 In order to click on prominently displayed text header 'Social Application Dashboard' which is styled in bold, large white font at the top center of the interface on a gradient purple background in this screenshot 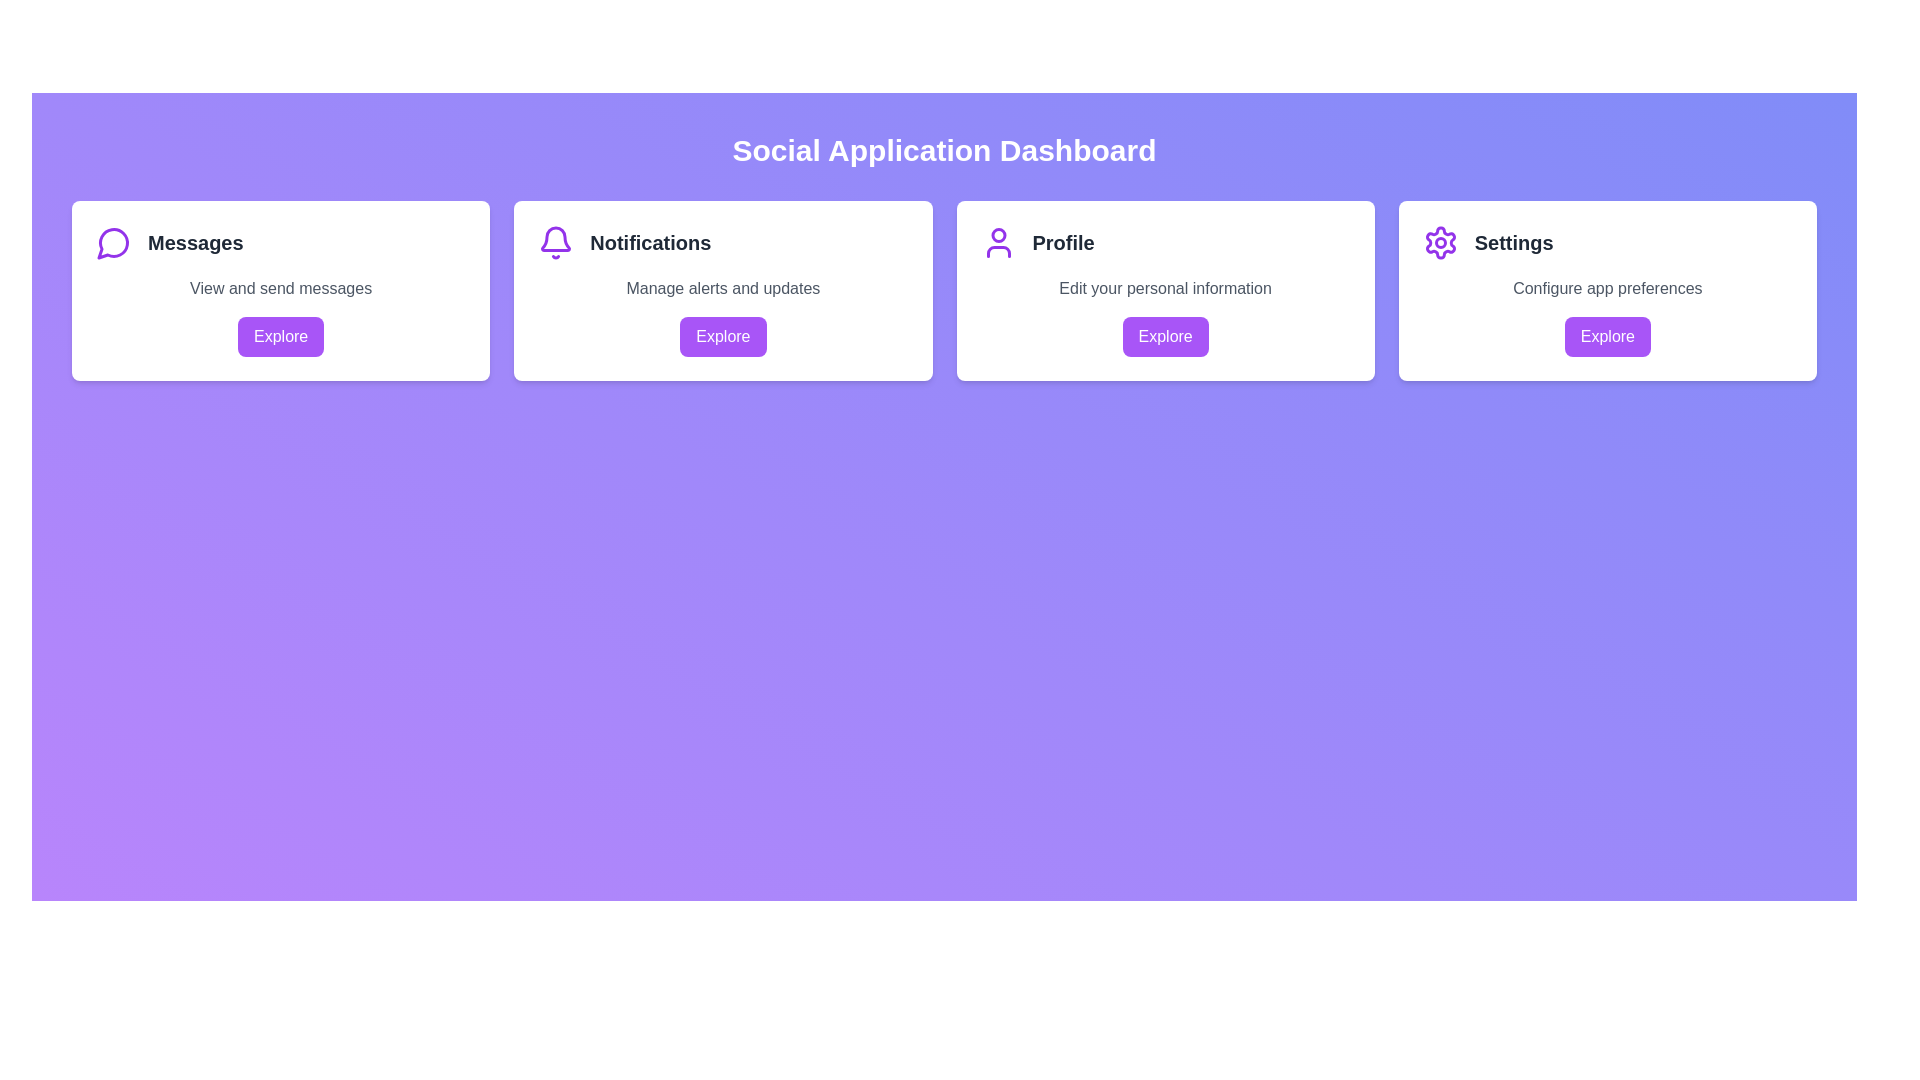, I will do `click(943, 149)`.